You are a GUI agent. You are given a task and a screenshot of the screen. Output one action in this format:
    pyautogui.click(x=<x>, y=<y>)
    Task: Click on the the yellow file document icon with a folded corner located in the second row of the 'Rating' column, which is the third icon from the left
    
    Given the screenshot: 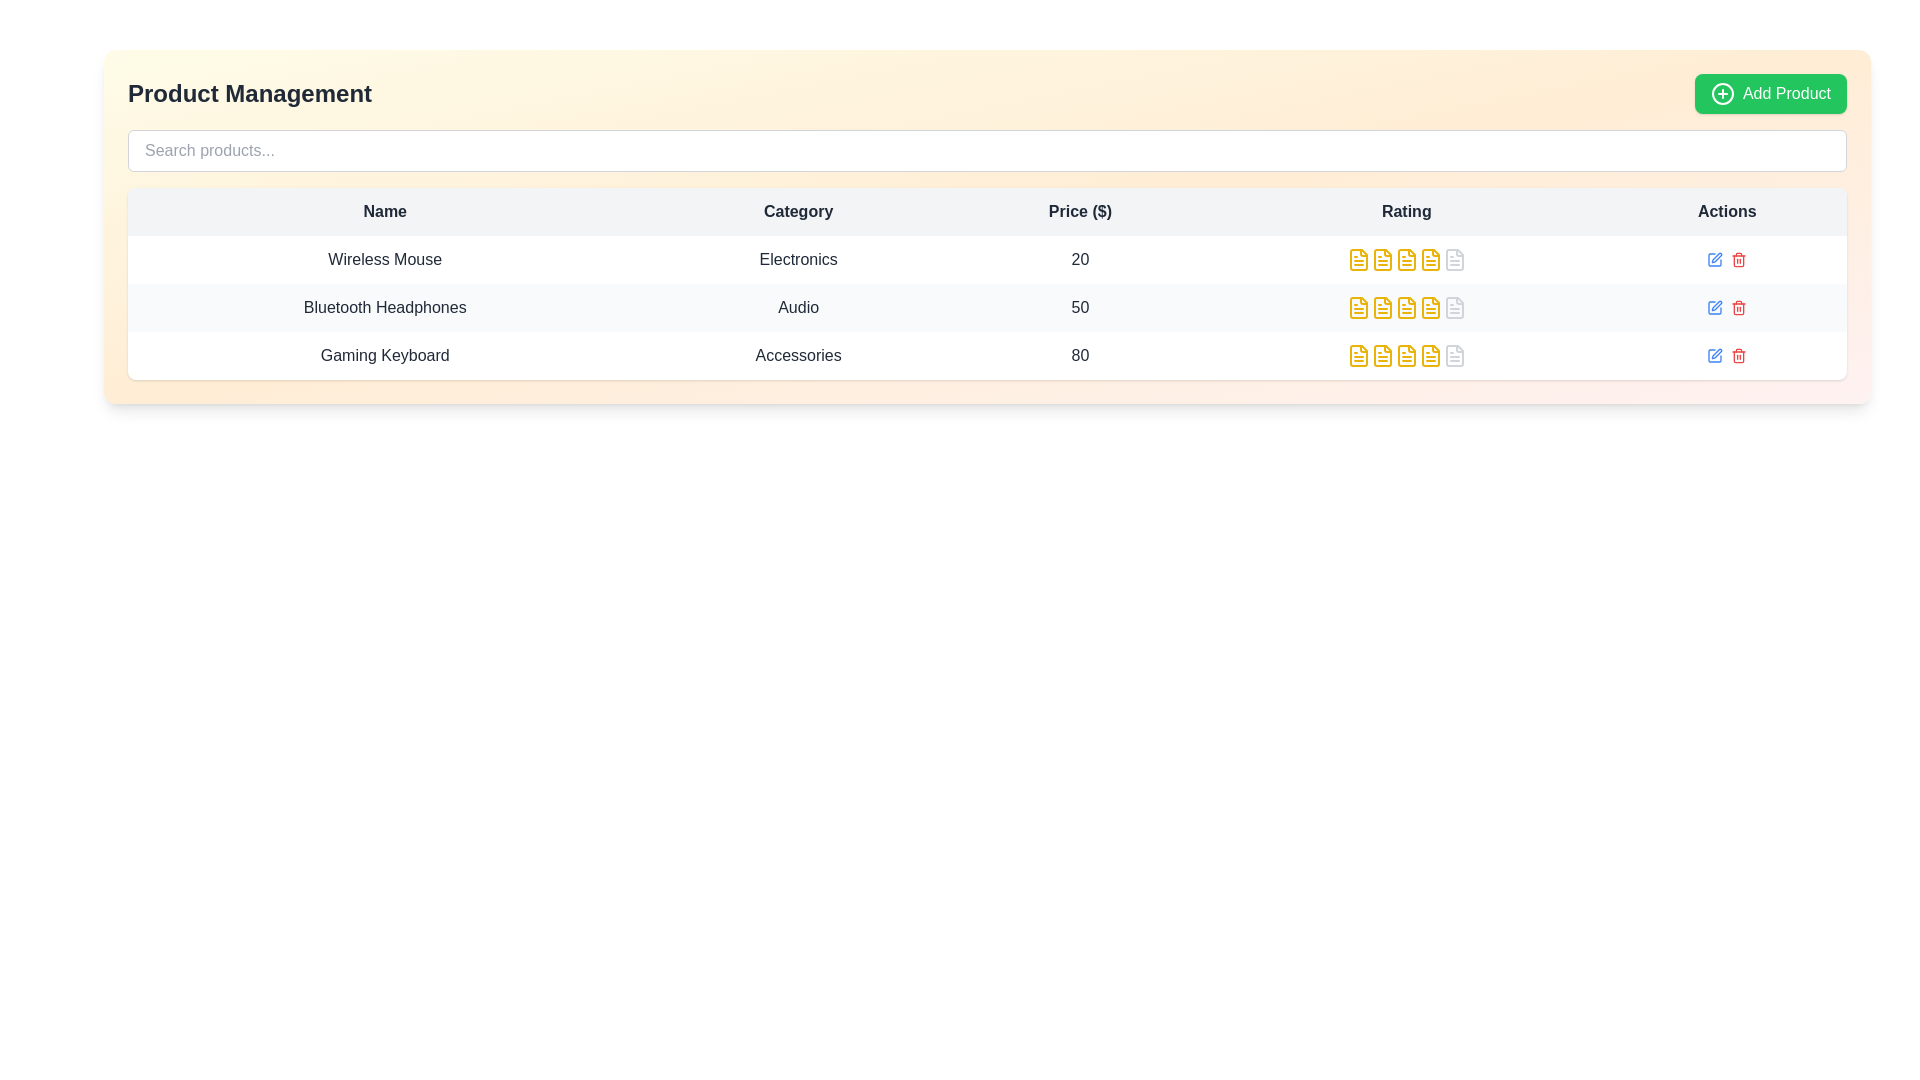 What is the action you would take?
    pyautogui.click(x=1405, y=258)
    